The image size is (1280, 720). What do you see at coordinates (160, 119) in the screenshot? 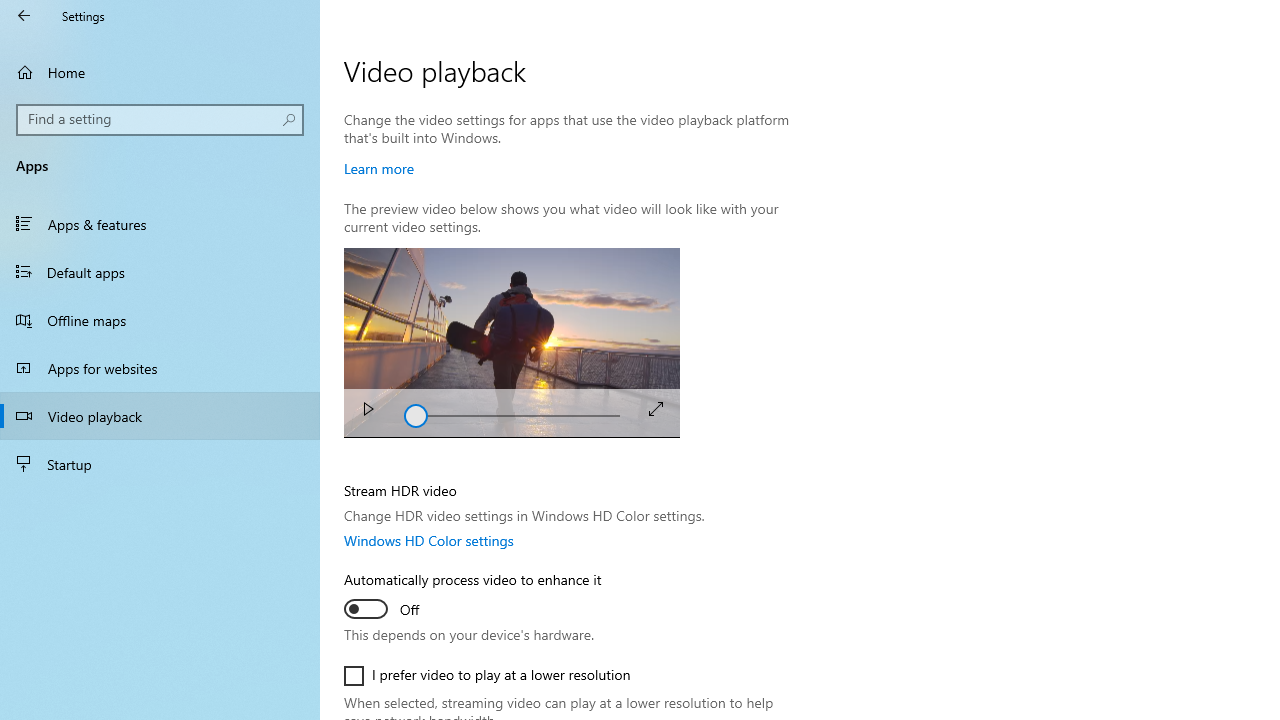
I see `'Search box, Find a setting'` at bounding box center [160, 119].